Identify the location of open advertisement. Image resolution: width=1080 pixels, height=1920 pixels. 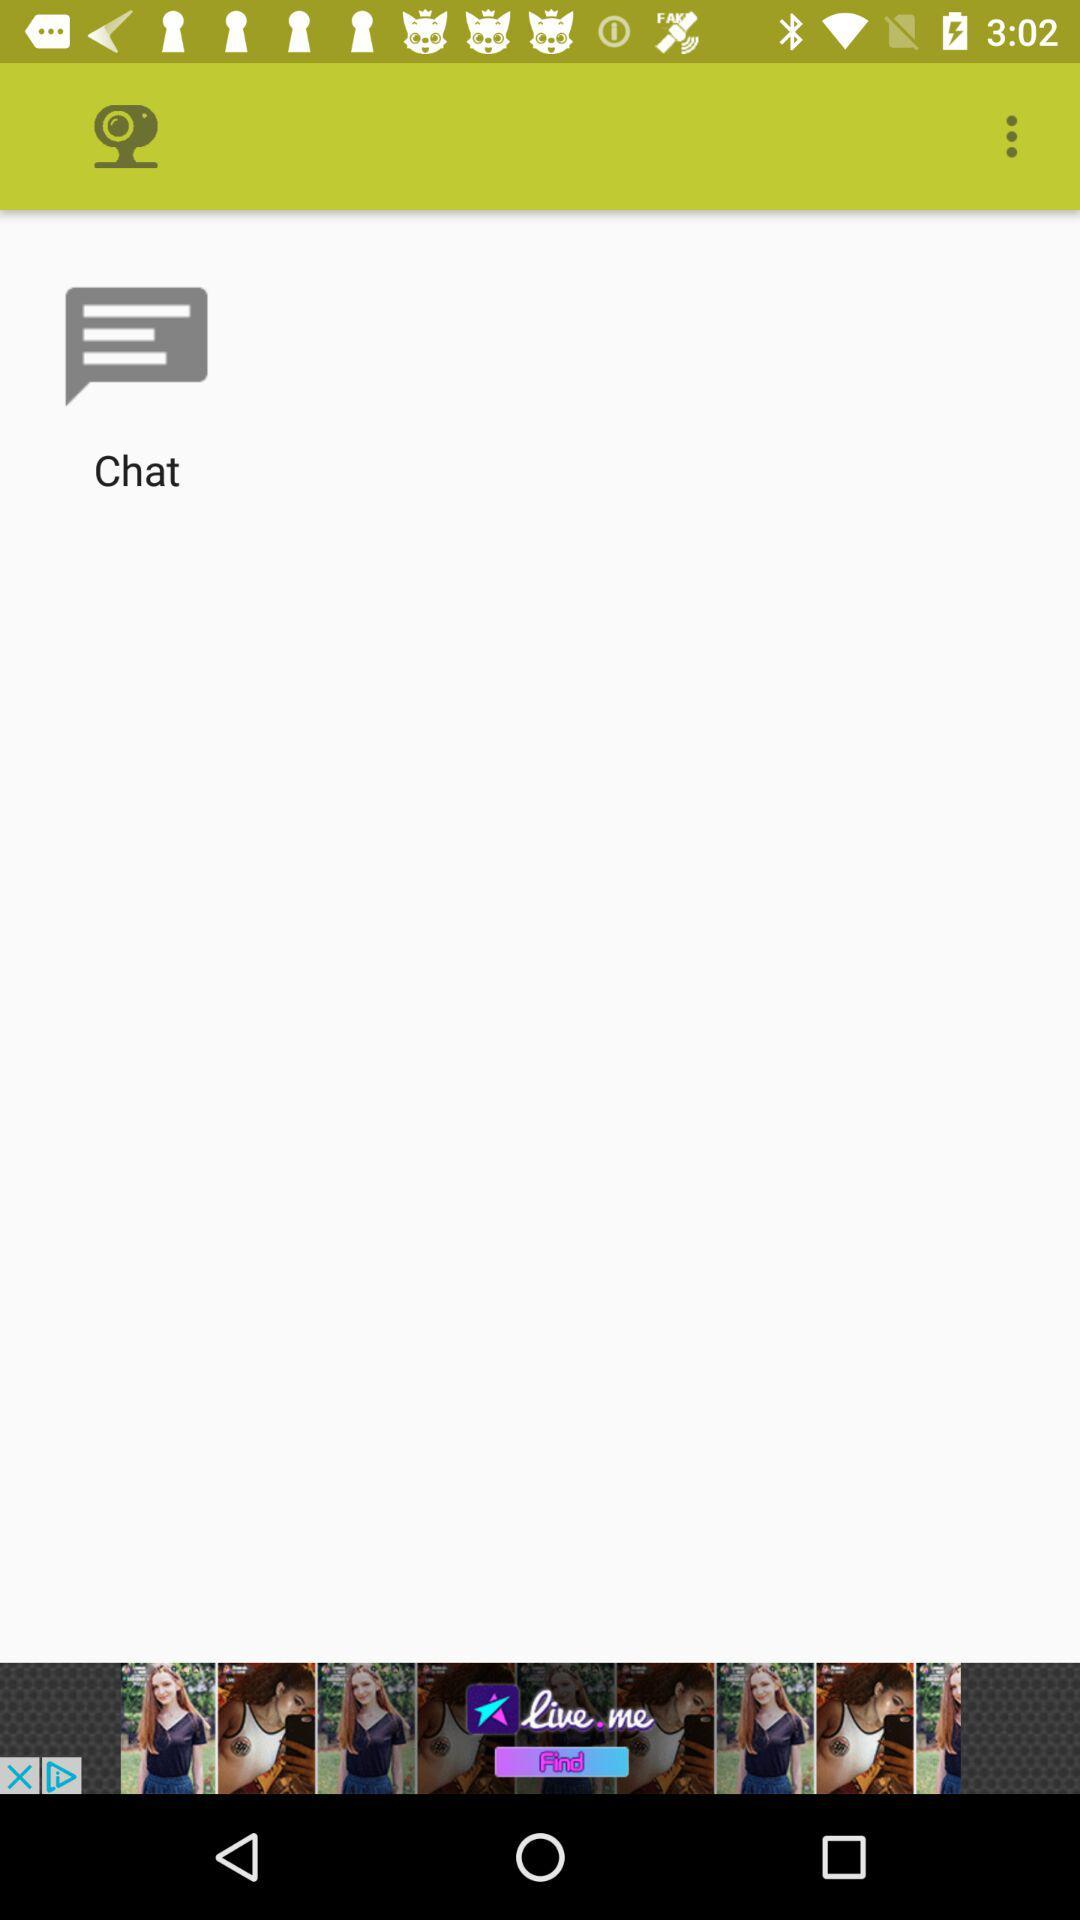
(540, 1727).